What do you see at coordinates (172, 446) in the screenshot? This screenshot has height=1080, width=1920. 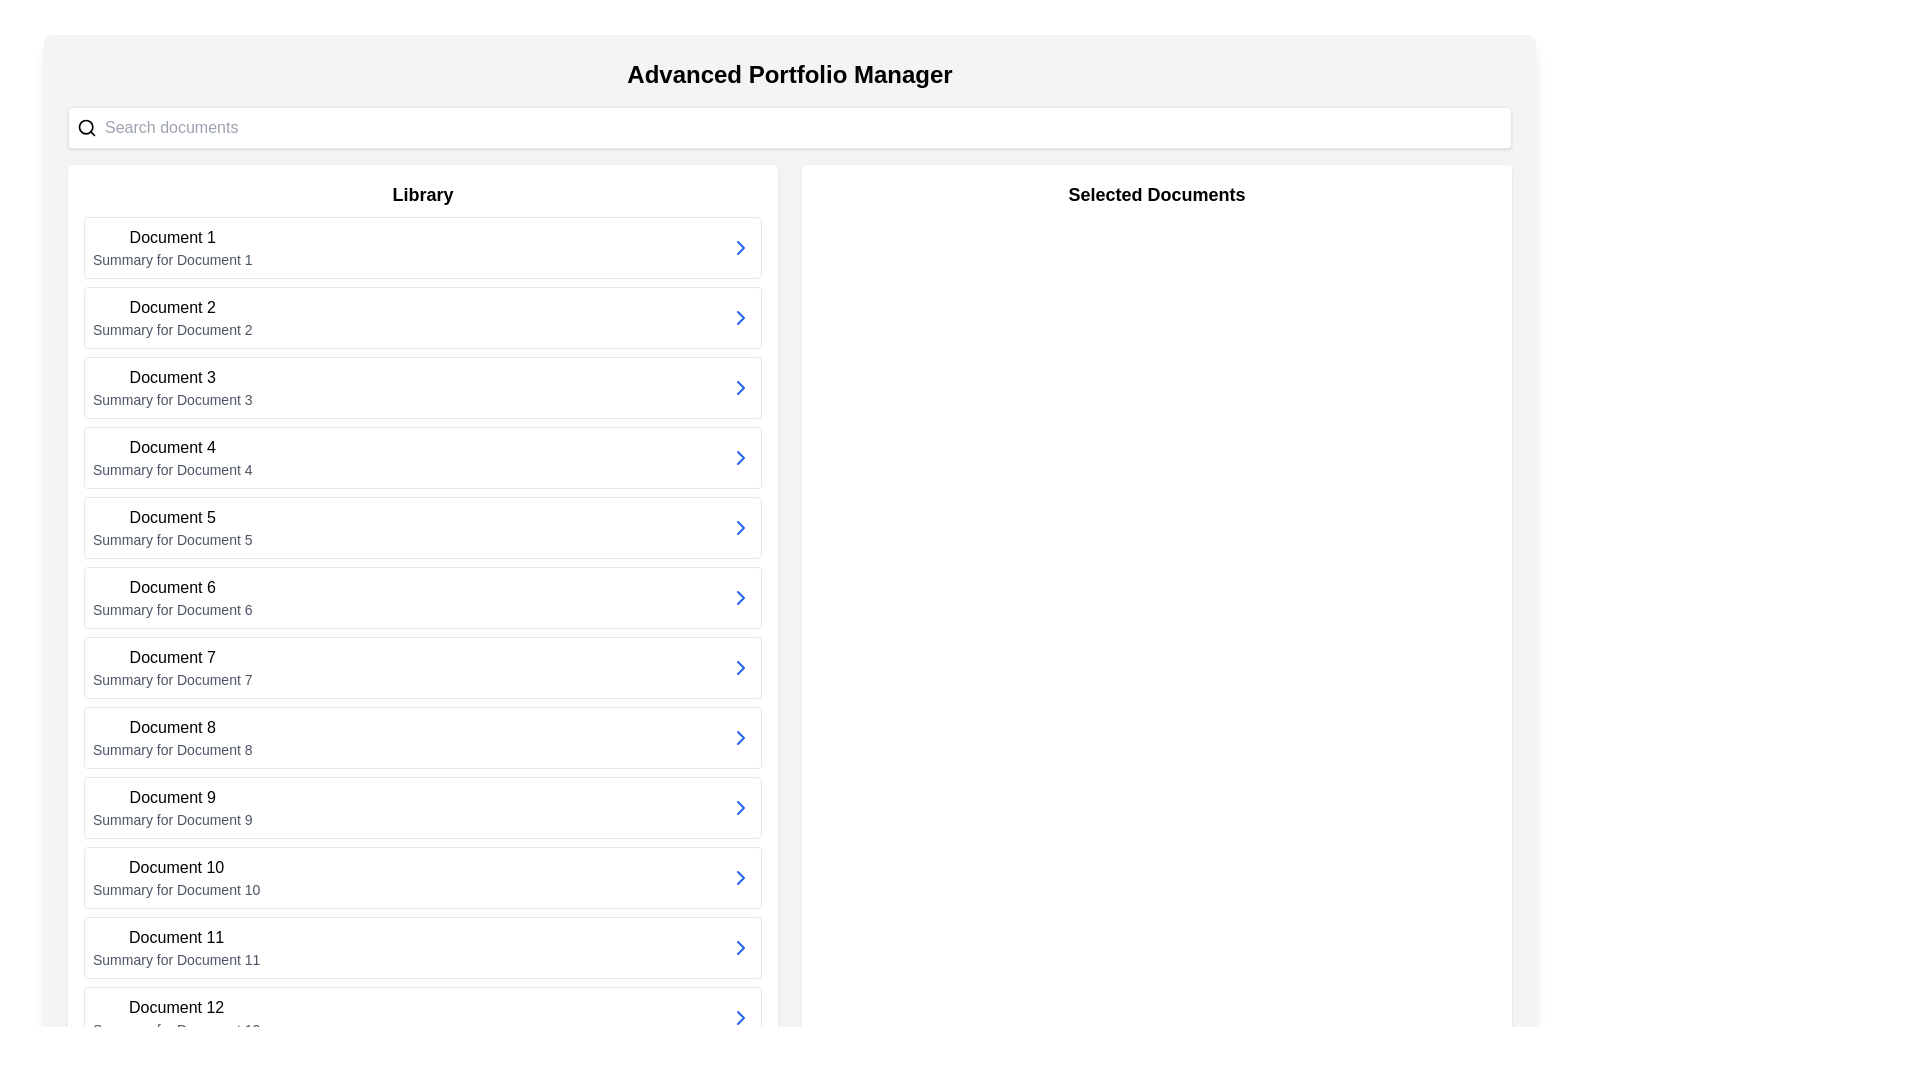 I see `the Text label that serves as the title of 'Document 4' in the Library section, specifically the fourth item from the top of the list on the left panel` at bounding box center [172, 446].